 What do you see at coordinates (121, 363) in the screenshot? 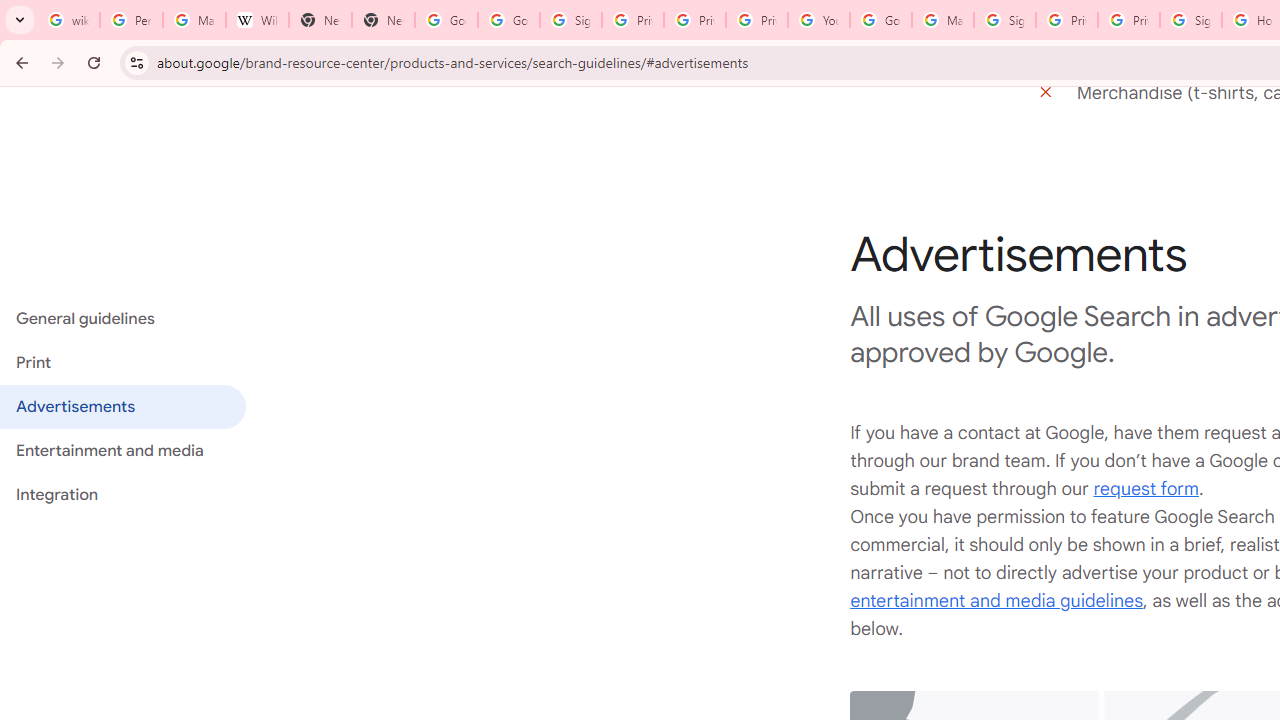
I see `'Print'` at bounding box center [121, 363].